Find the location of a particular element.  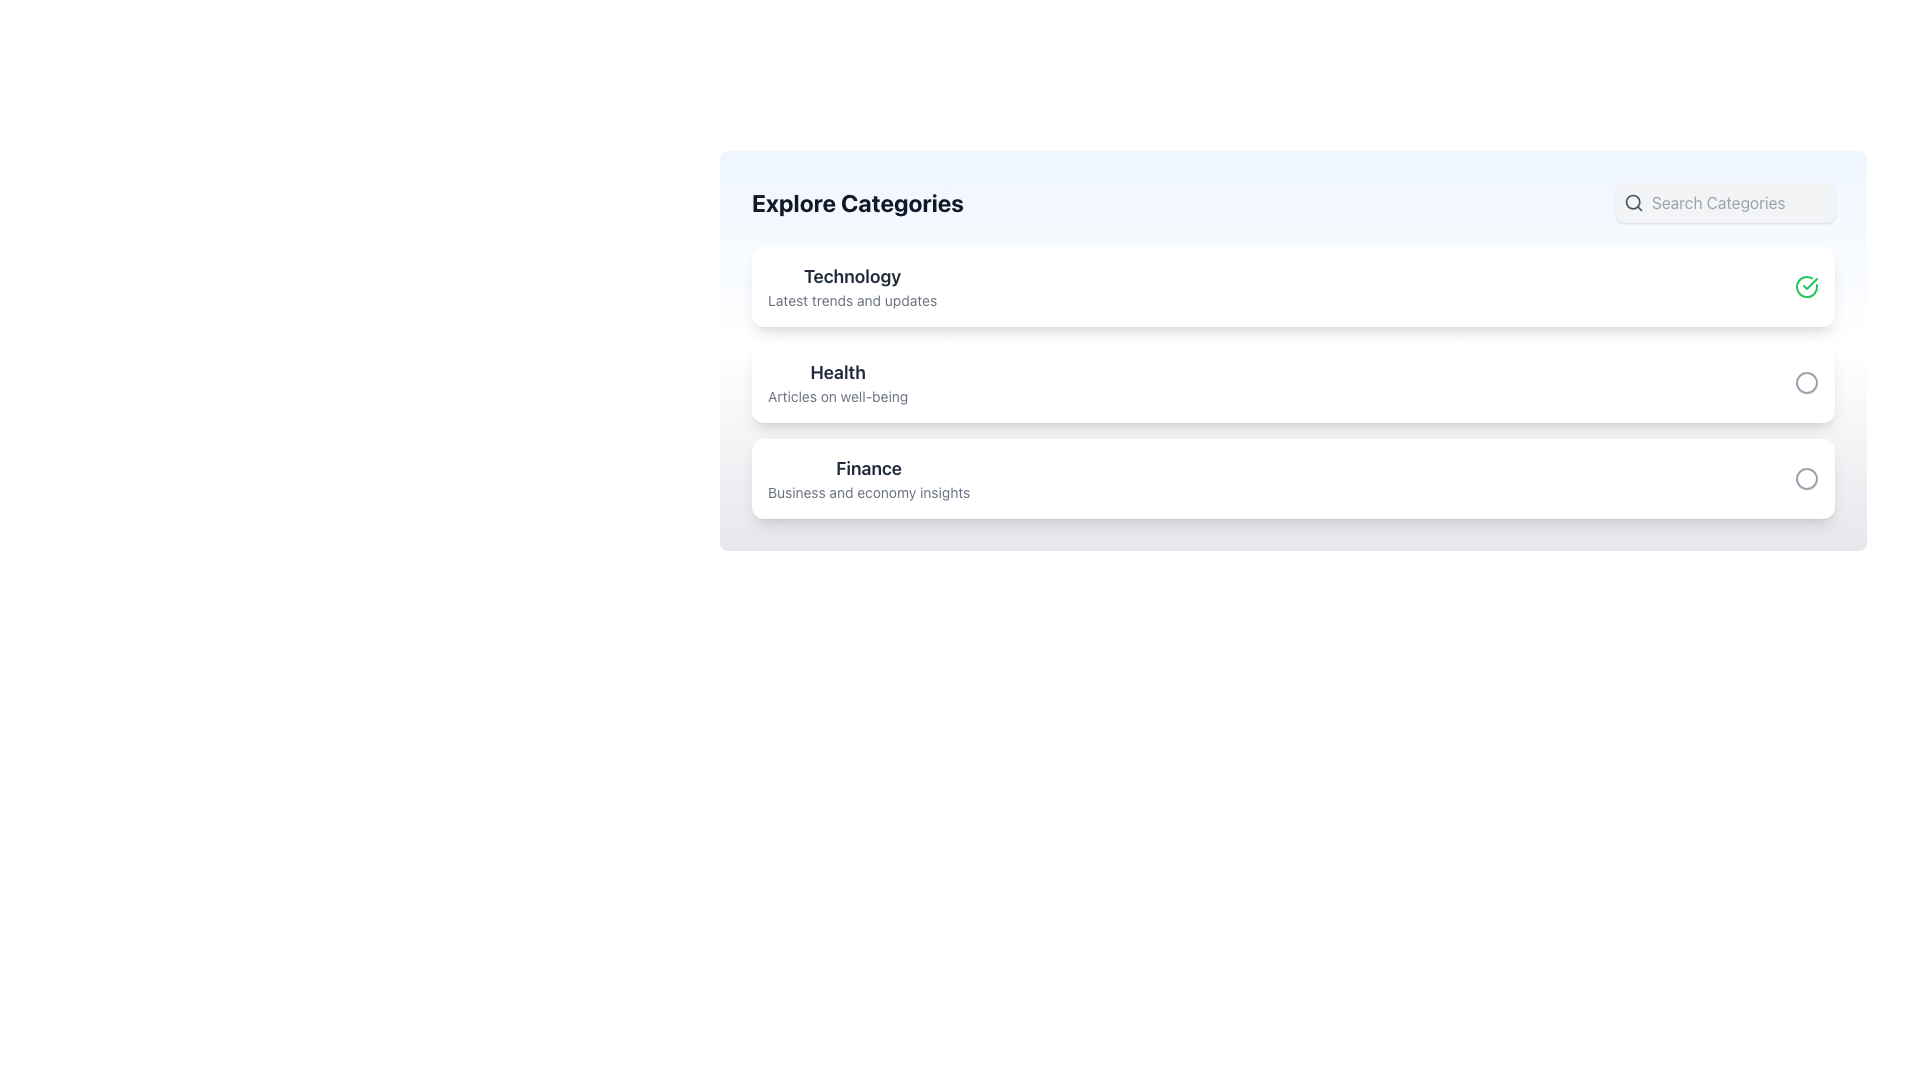

the circular icon with a gray border located at the far right of the 'Finance' section is located at coordinates (1806, 478).